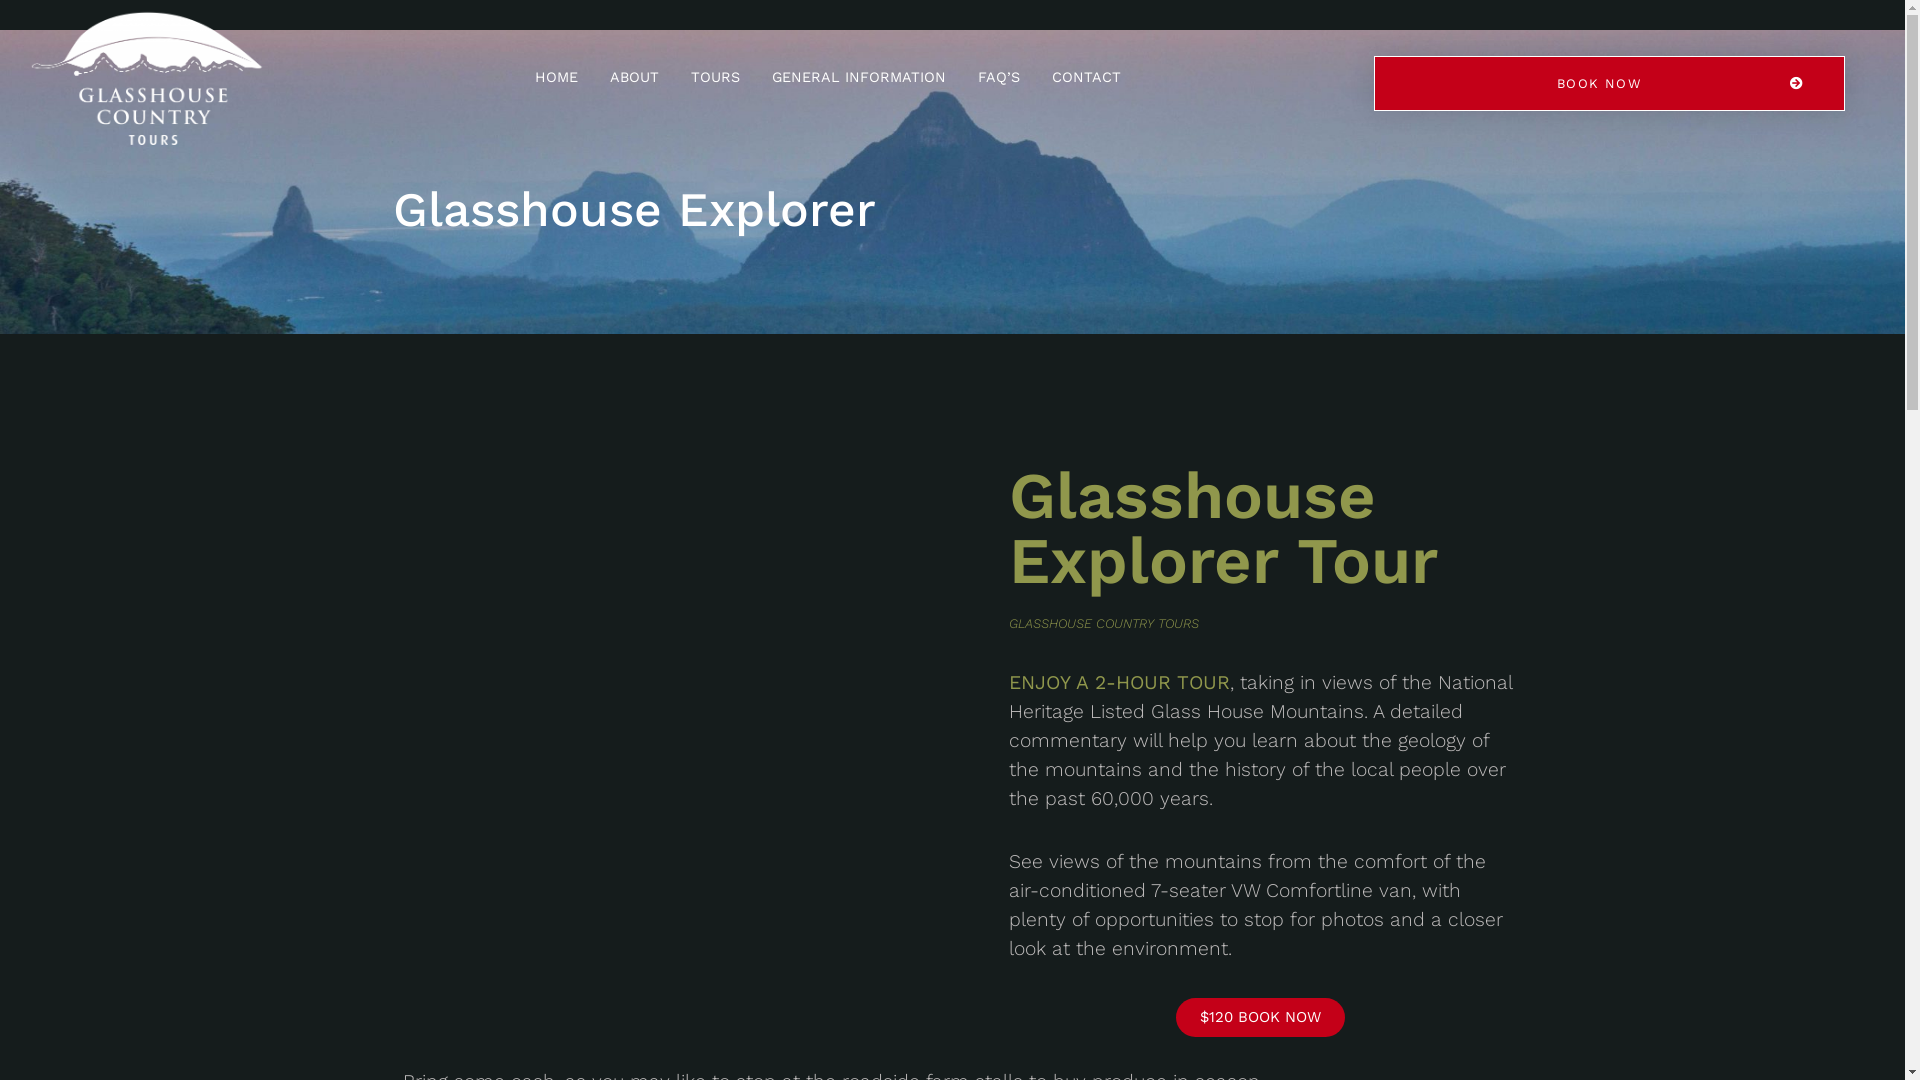 The image size is (1920, 1080). Describe the element at coordinates (715, 76) in the screenshot. I see `'TOURS'` at that location.